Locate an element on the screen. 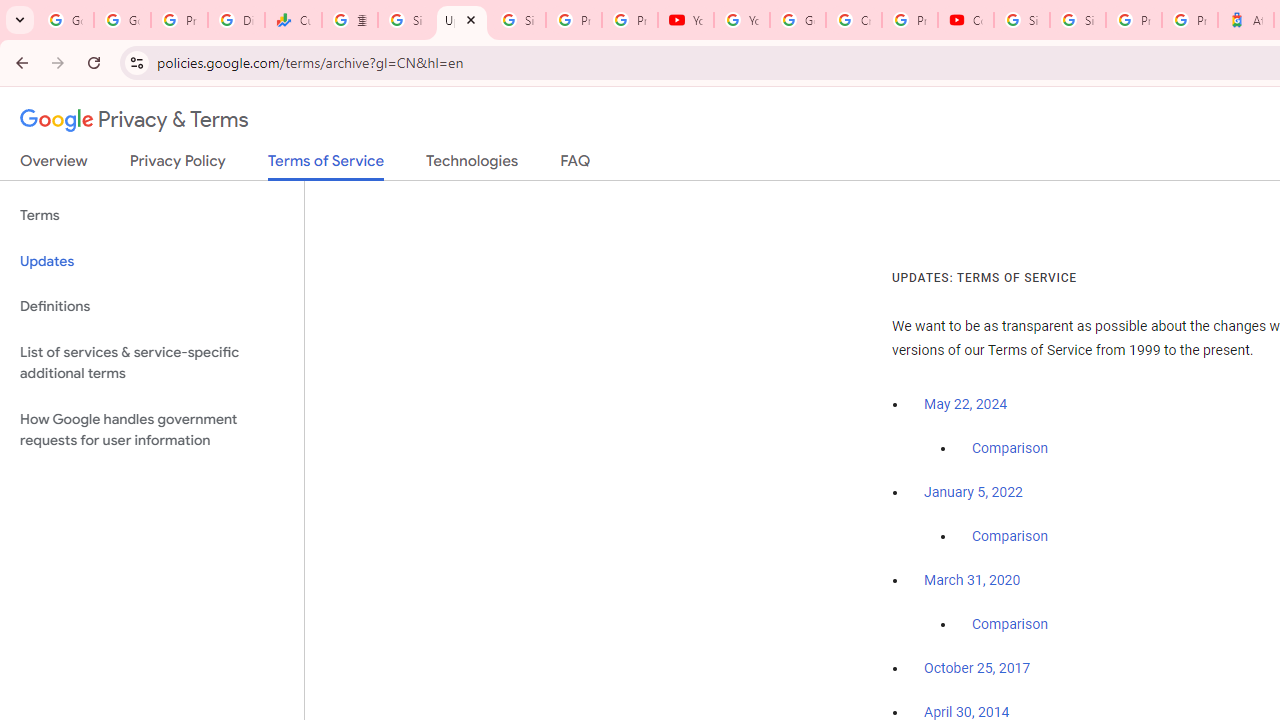  'Privacy & Terms' is located at coordinates (134, 120).